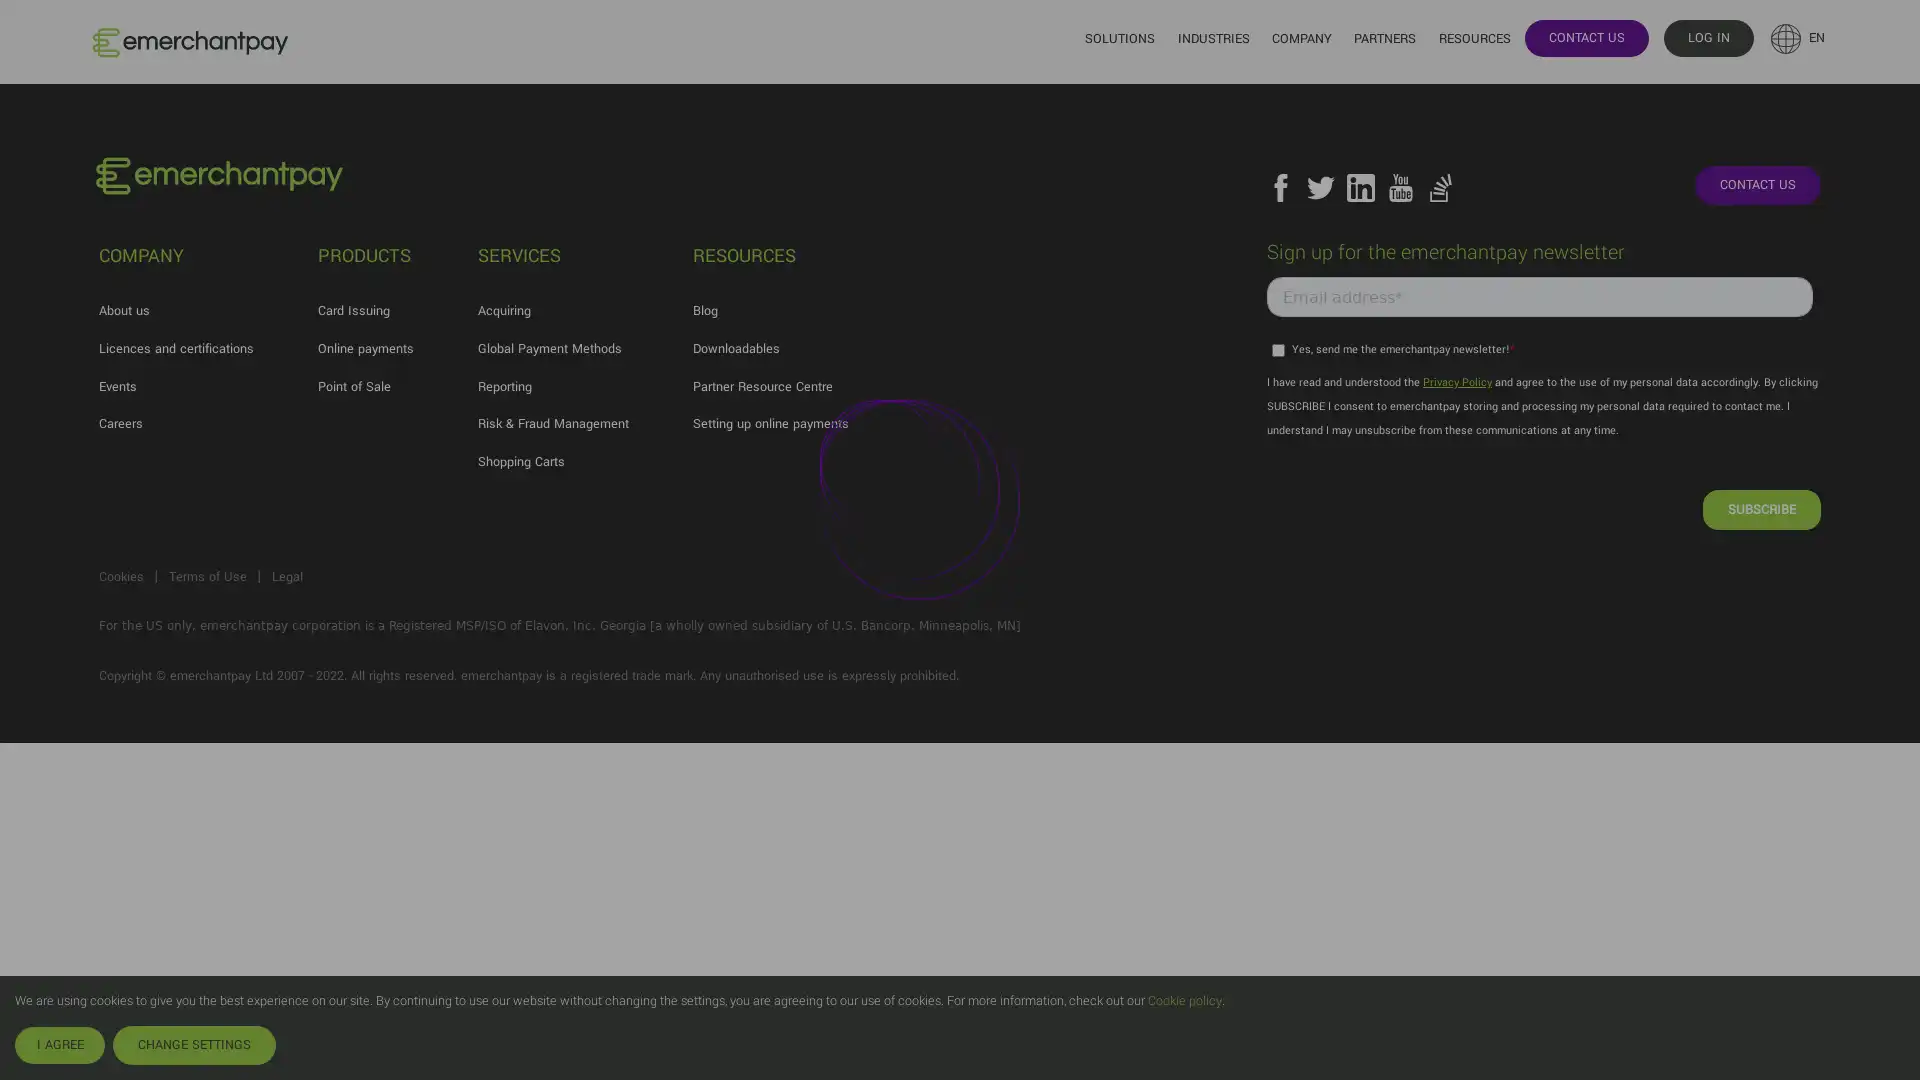 This screenshot has width=1920, height=1080. Describe the element at coordinates (59, 1044) in the screenshot. I see `I AGREE` at that location.